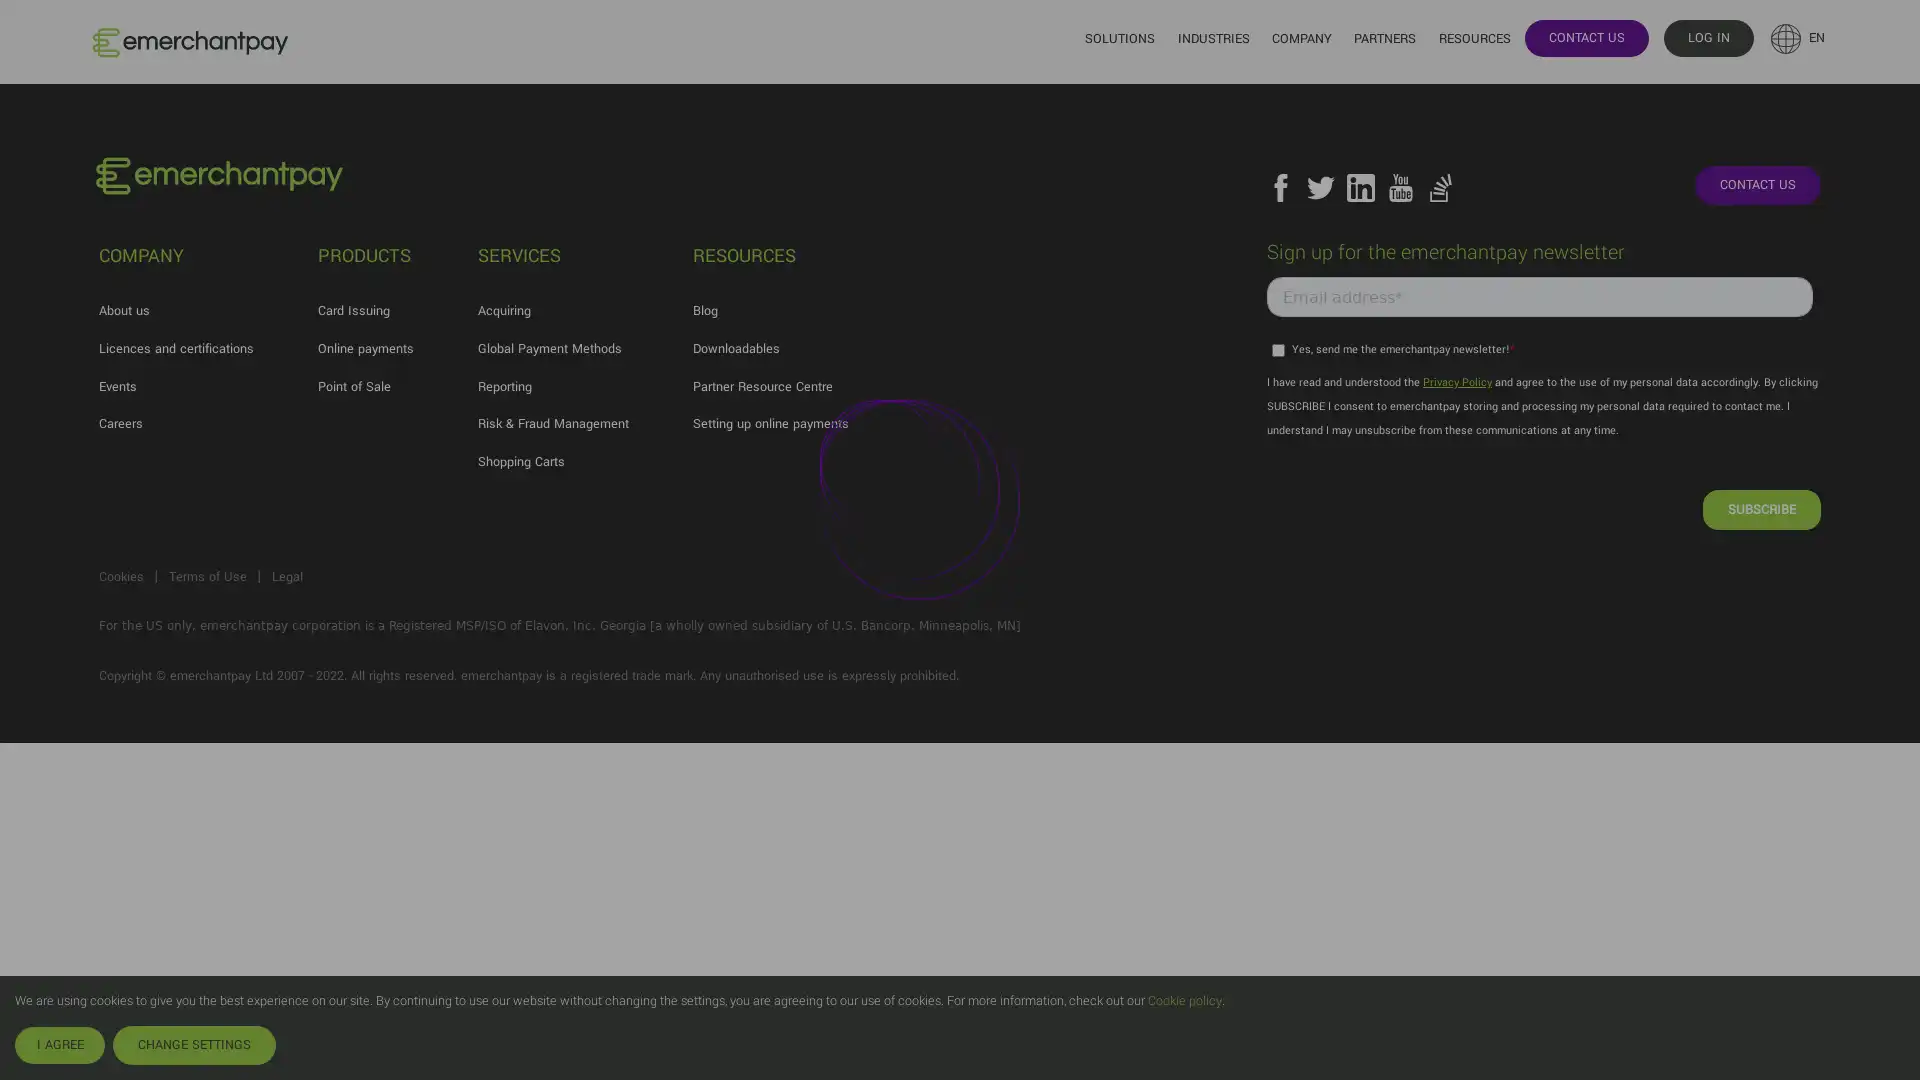 This screenshot has width=1920, height=1080. Describe the element at coordinates (59, 1044) in the screenshot. I see `I AGREE` at that location.